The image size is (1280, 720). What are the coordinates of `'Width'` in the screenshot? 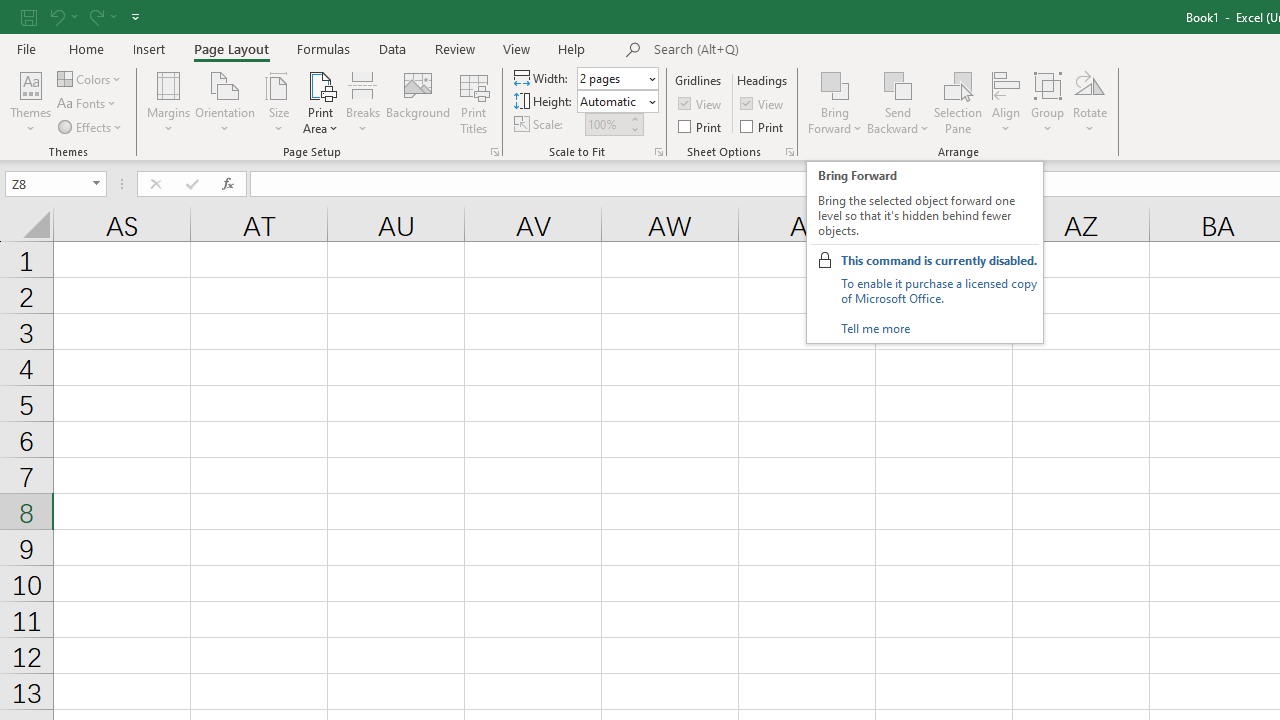 It's located at (617, 77).